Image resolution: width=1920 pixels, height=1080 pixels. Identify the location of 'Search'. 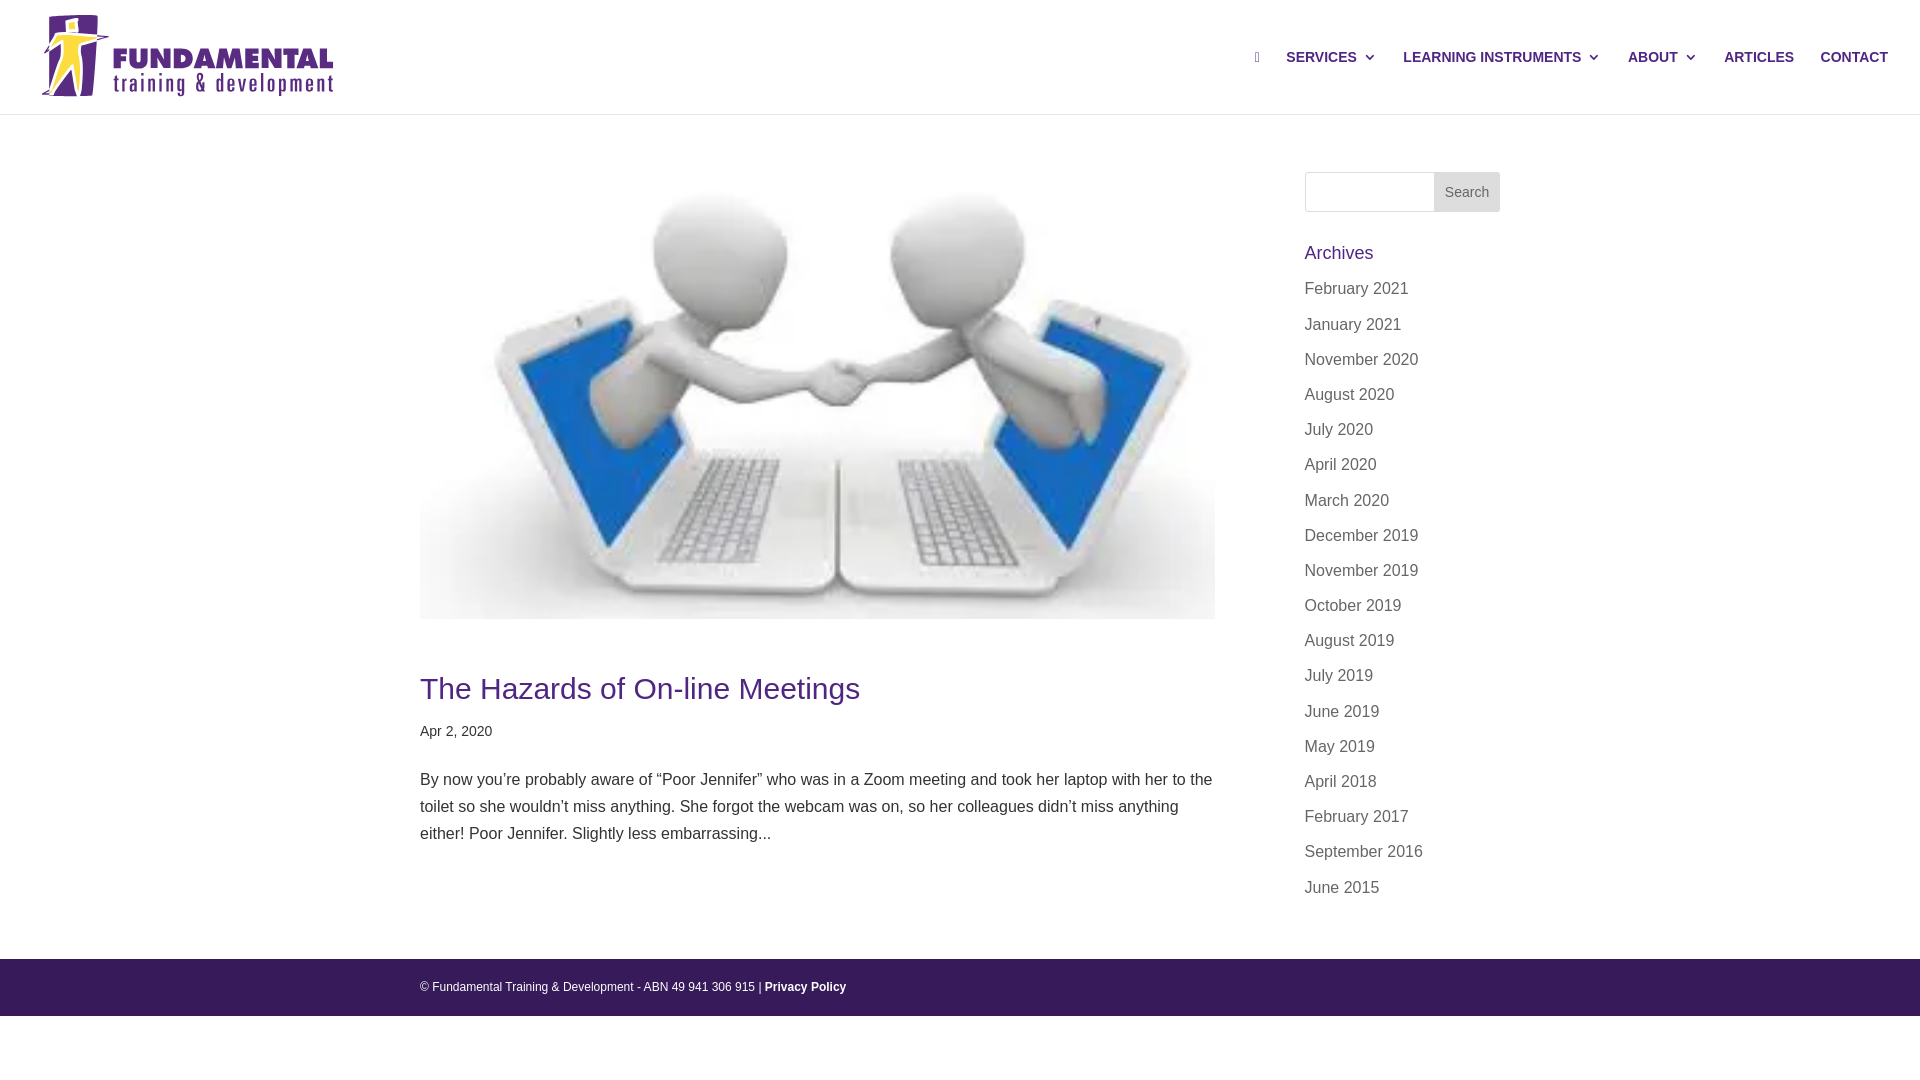
(1467, 192).